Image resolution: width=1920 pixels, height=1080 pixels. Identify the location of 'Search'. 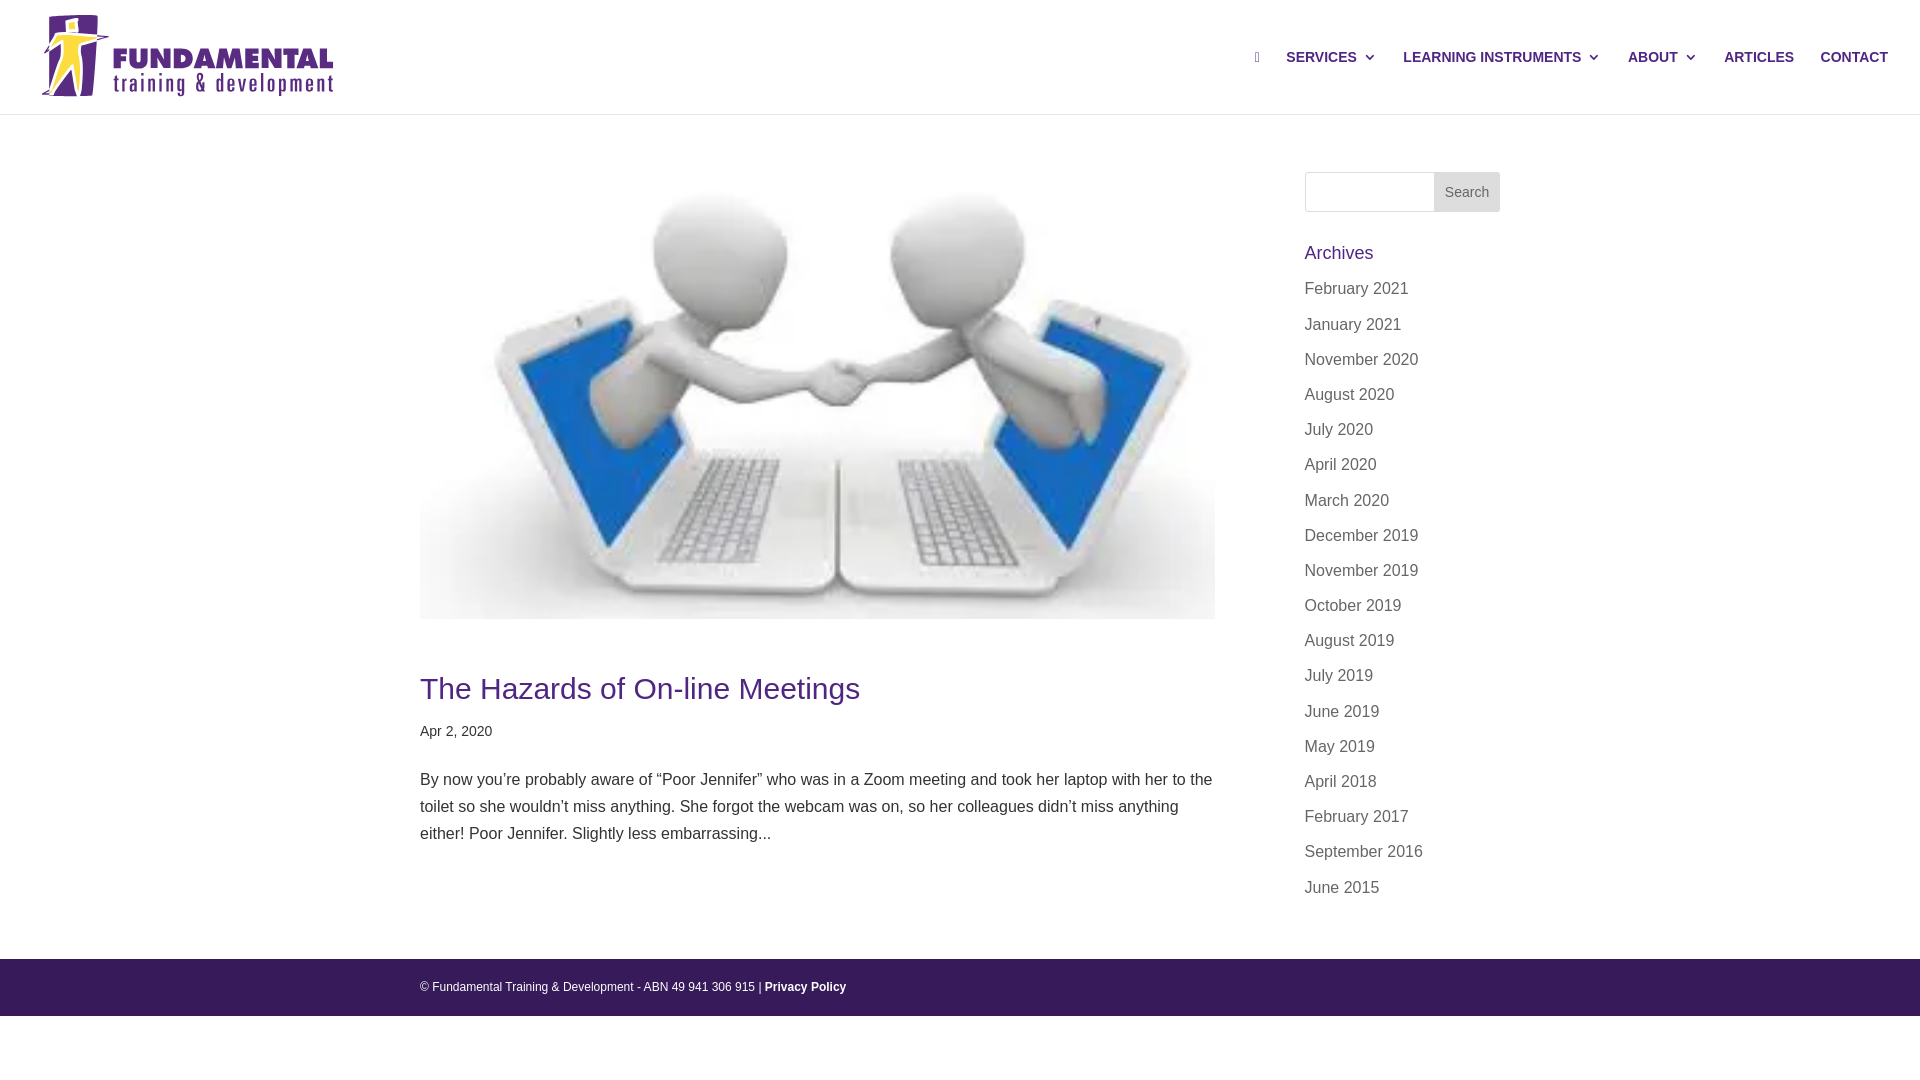
(1467, 192).